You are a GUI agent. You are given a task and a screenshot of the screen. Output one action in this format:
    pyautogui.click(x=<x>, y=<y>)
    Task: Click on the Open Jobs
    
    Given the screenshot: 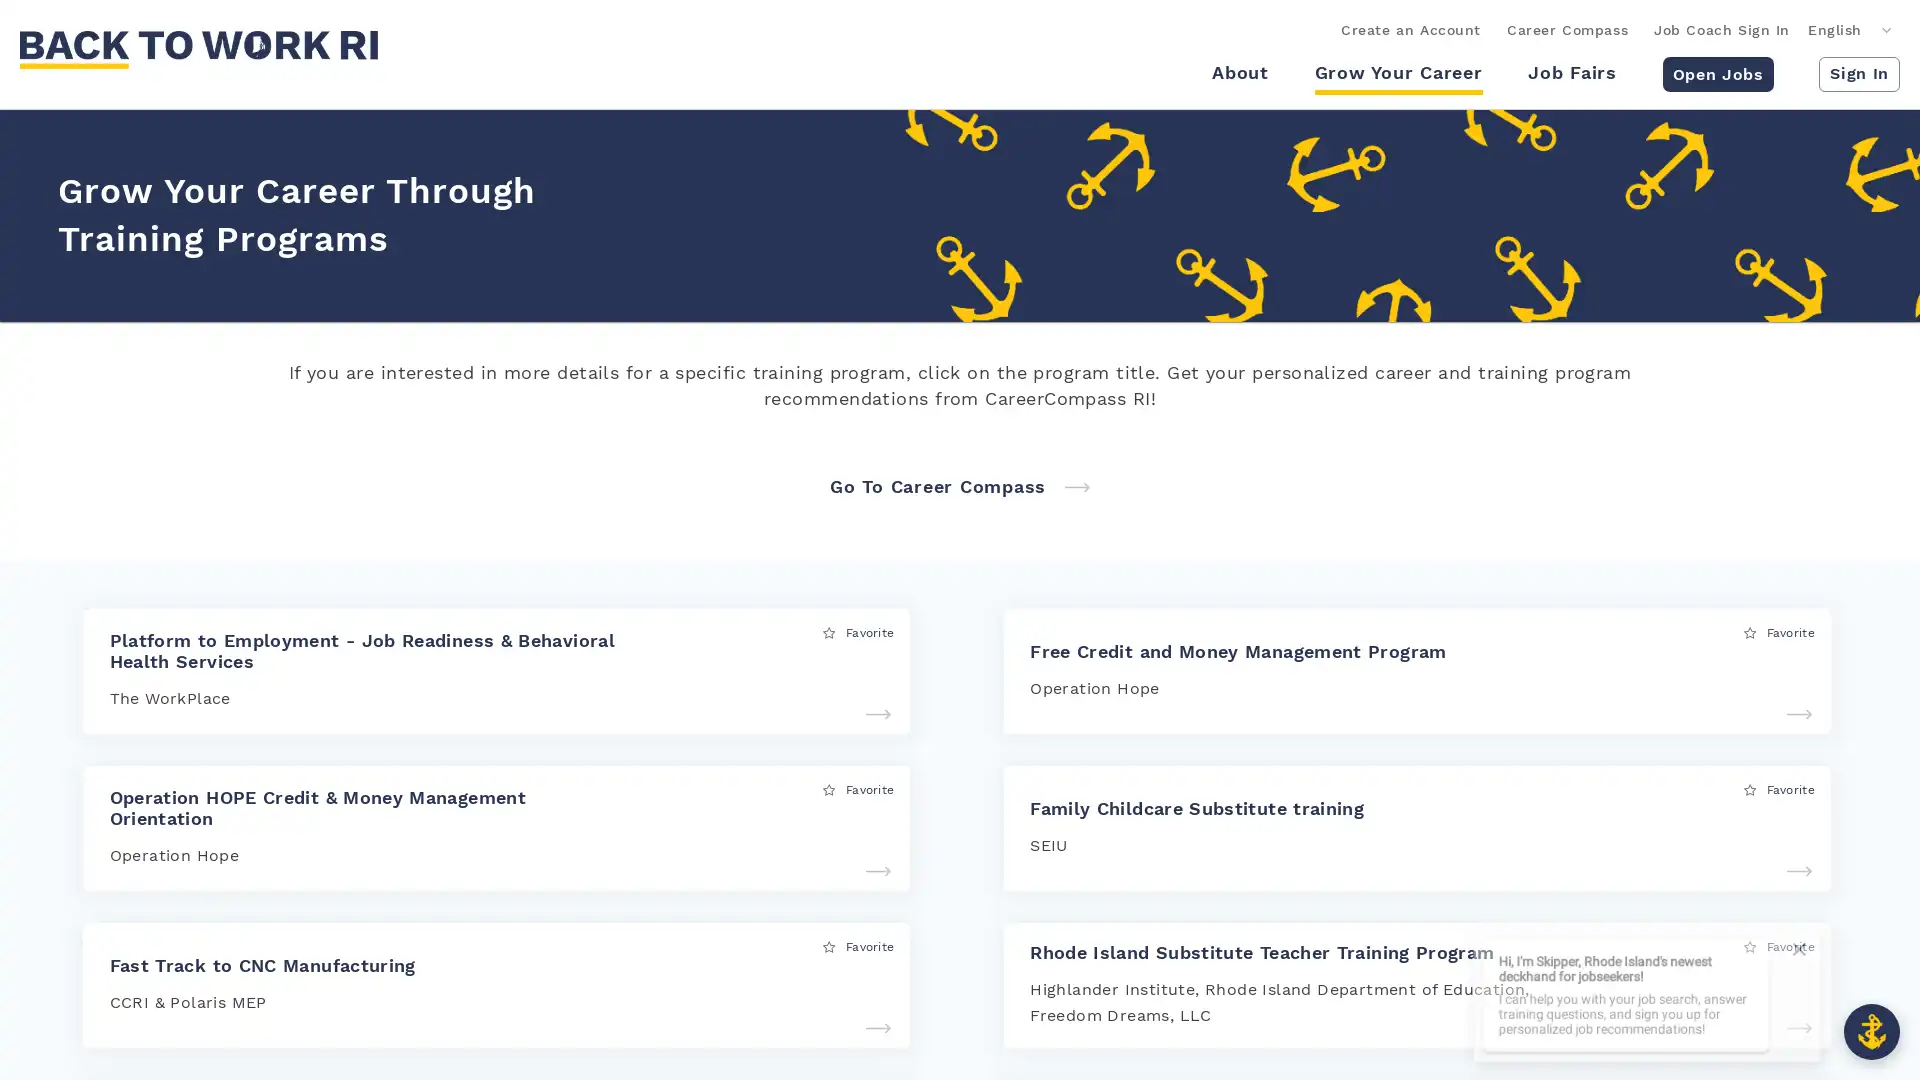 What is the action you would take?
    pyautogui.click(x=1716, y=72)
    